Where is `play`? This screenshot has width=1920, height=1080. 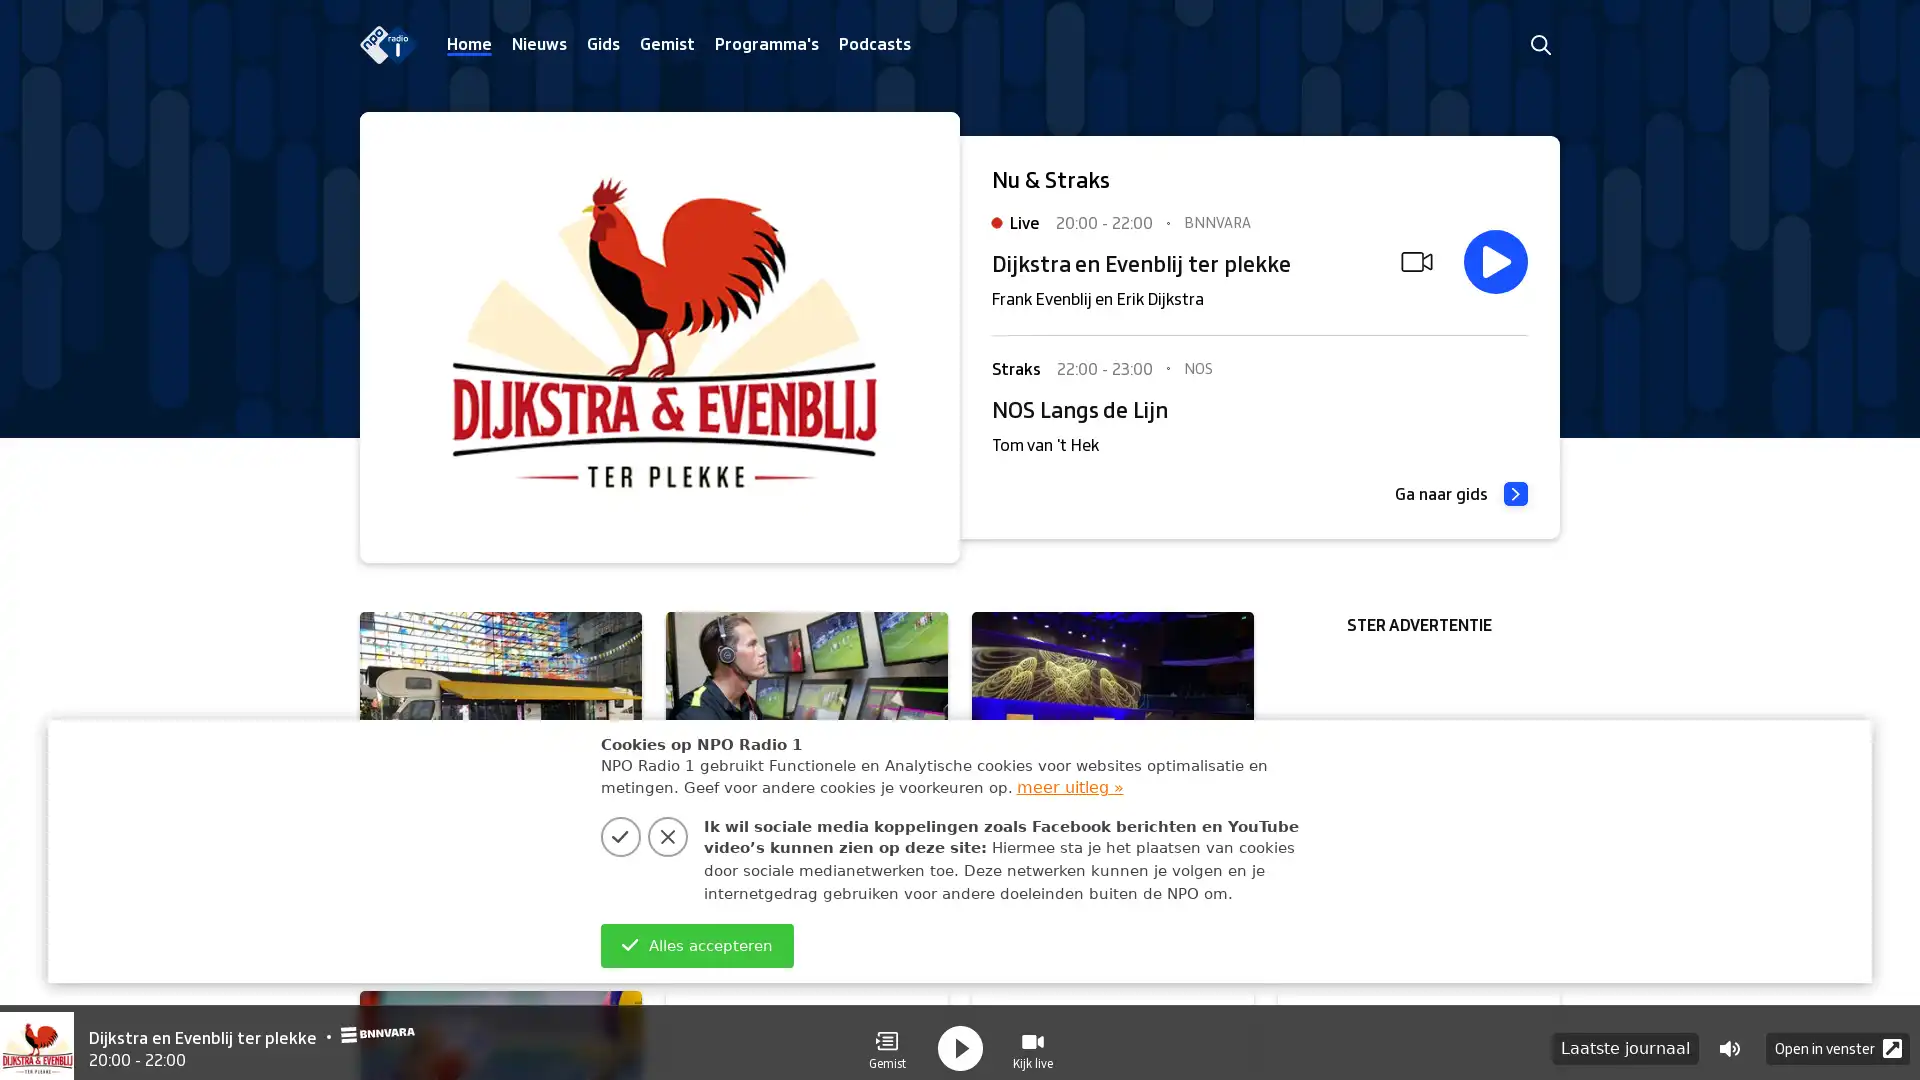
play is located at coordinates (960, 1036).